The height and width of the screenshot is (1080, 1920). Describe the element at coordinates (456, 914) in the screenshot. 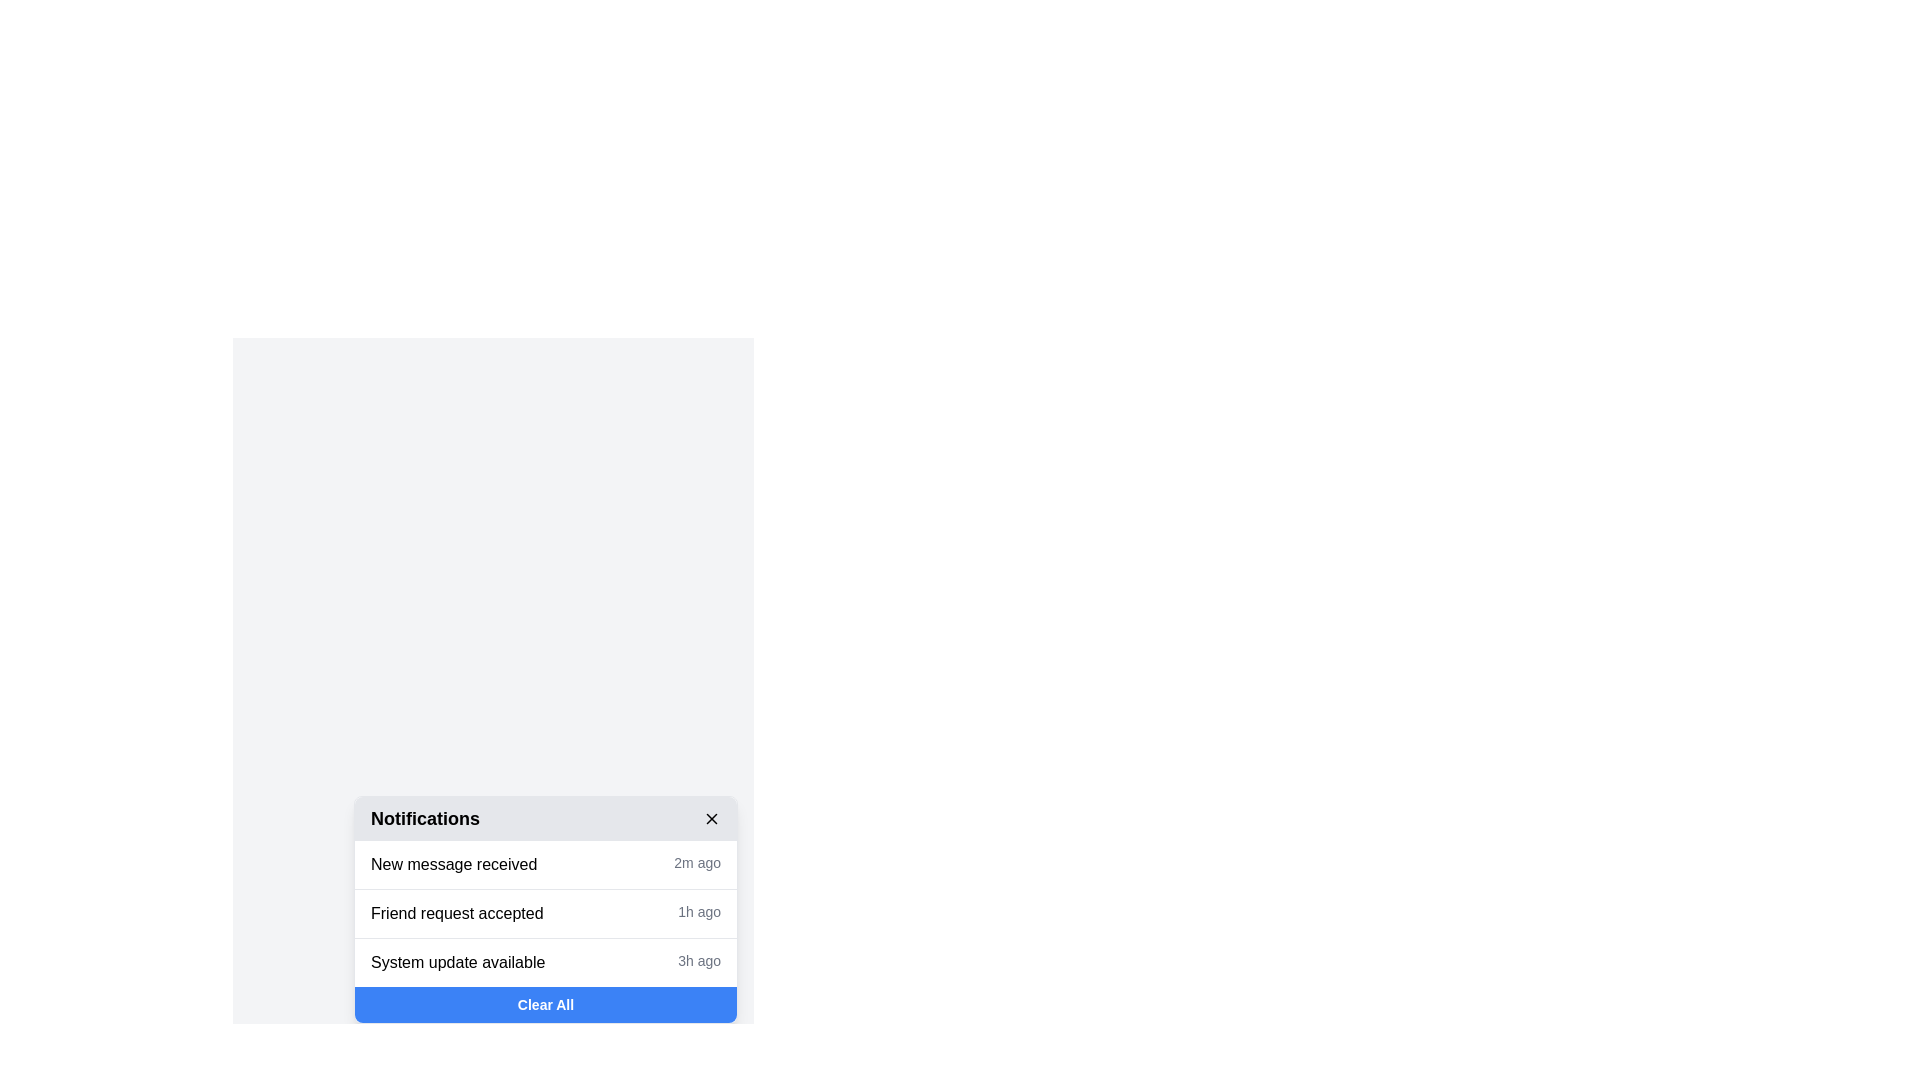

I see `text content of the Text Label displaying 'Friend request accepted' within the second notification entry of the notification panel` at that location.